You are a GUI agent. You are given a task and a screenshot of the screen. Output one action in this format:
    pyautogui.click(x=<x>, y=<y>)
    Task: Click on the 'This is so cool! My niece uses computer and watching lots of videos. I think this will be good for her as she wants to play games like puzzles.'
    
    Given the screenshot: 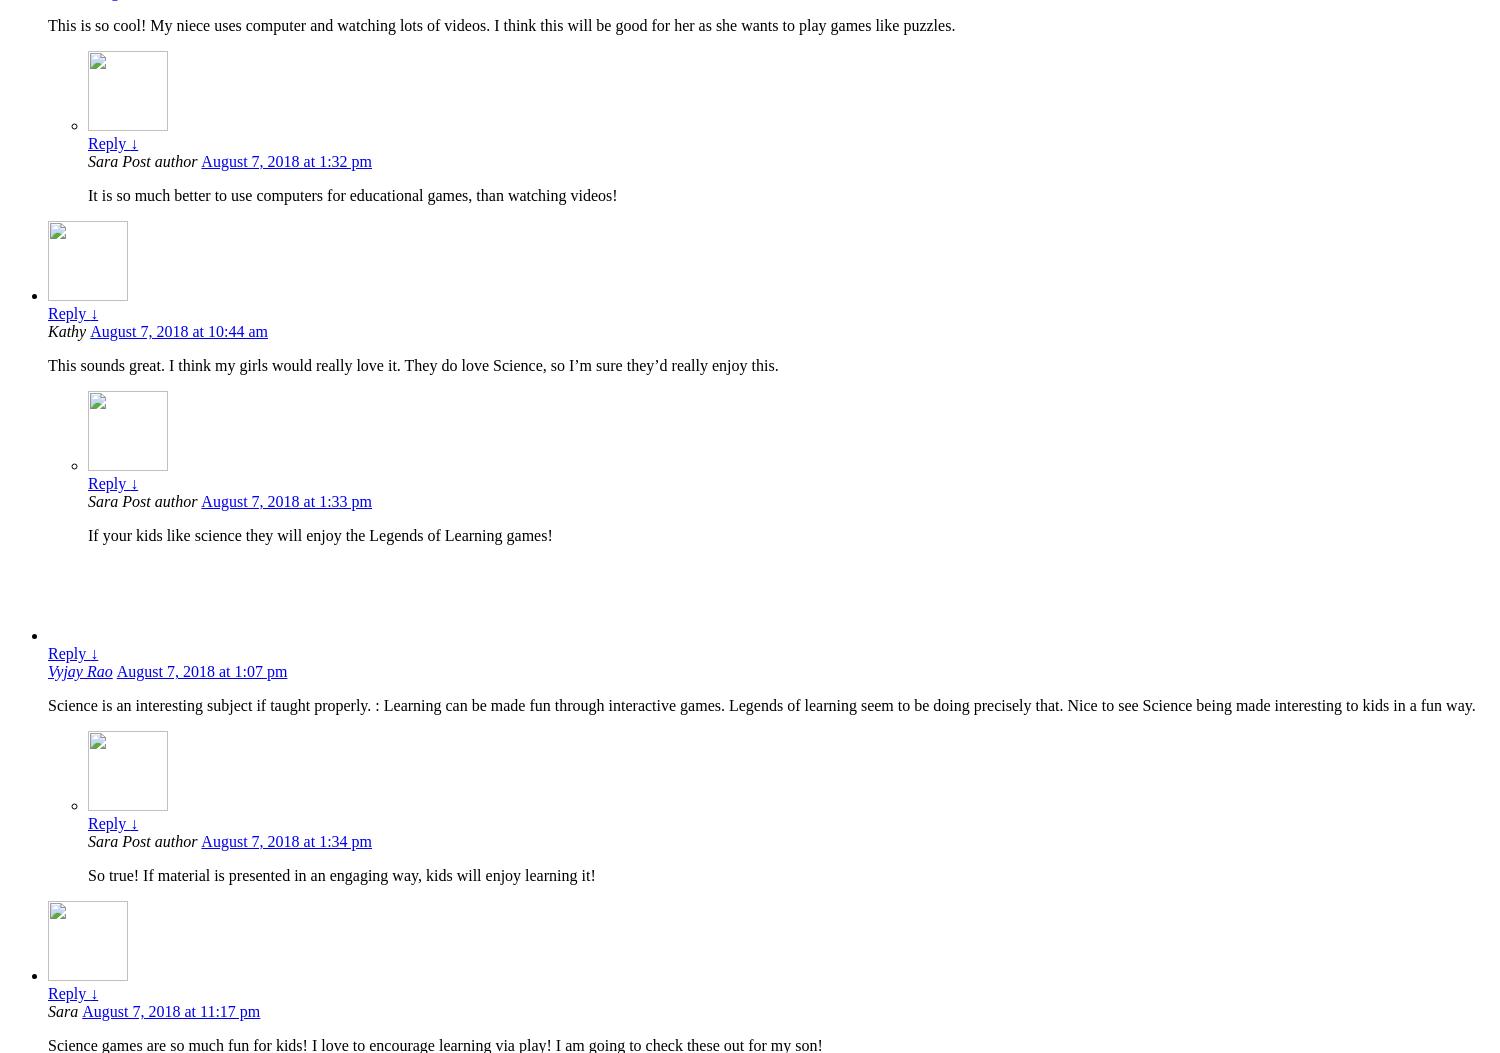 What is the action you would take?
    pyautogui.click(x=501, y=25)
    